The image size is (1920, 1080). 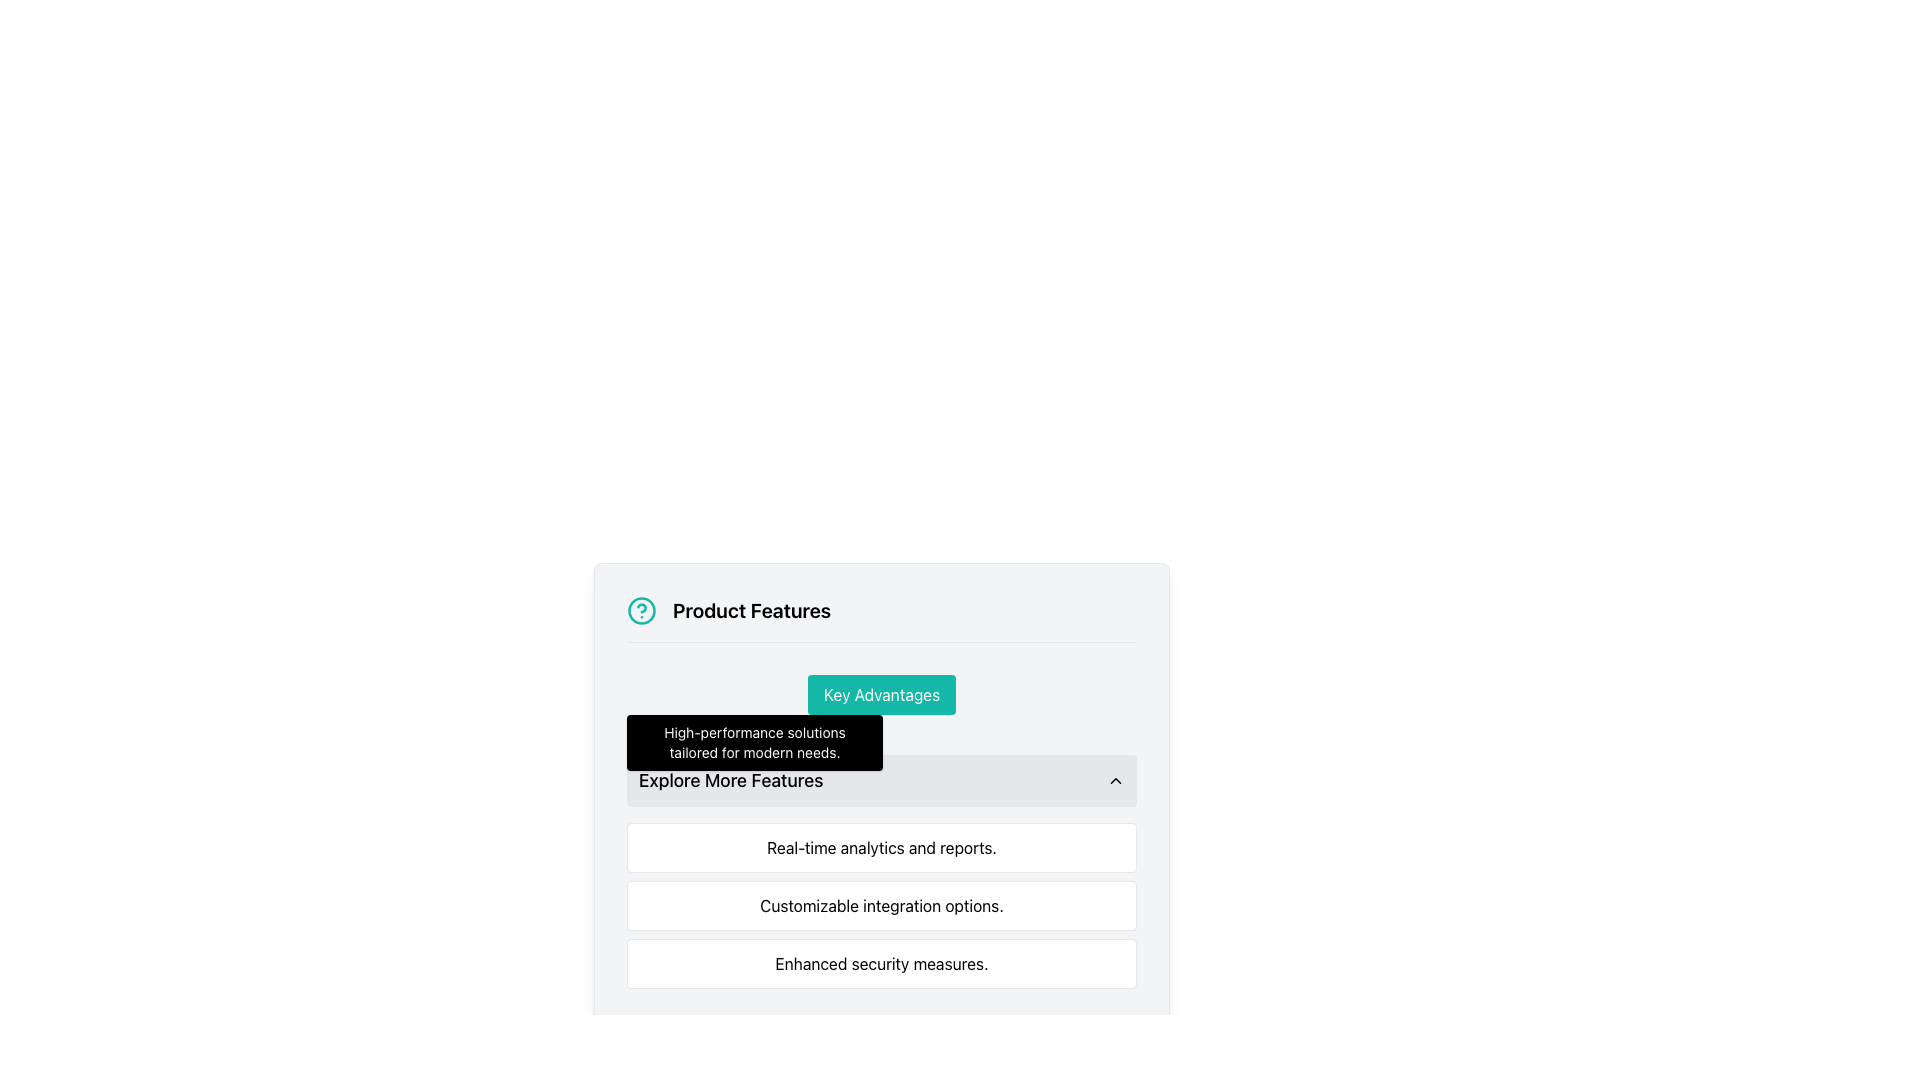 What do you see at coordinates (881, 848) in the screenshot?
I see `the first static text block that provides concise information about one feature of the product, located immediately below the 'Explore More Features' header` at bounding box center [881, 848].